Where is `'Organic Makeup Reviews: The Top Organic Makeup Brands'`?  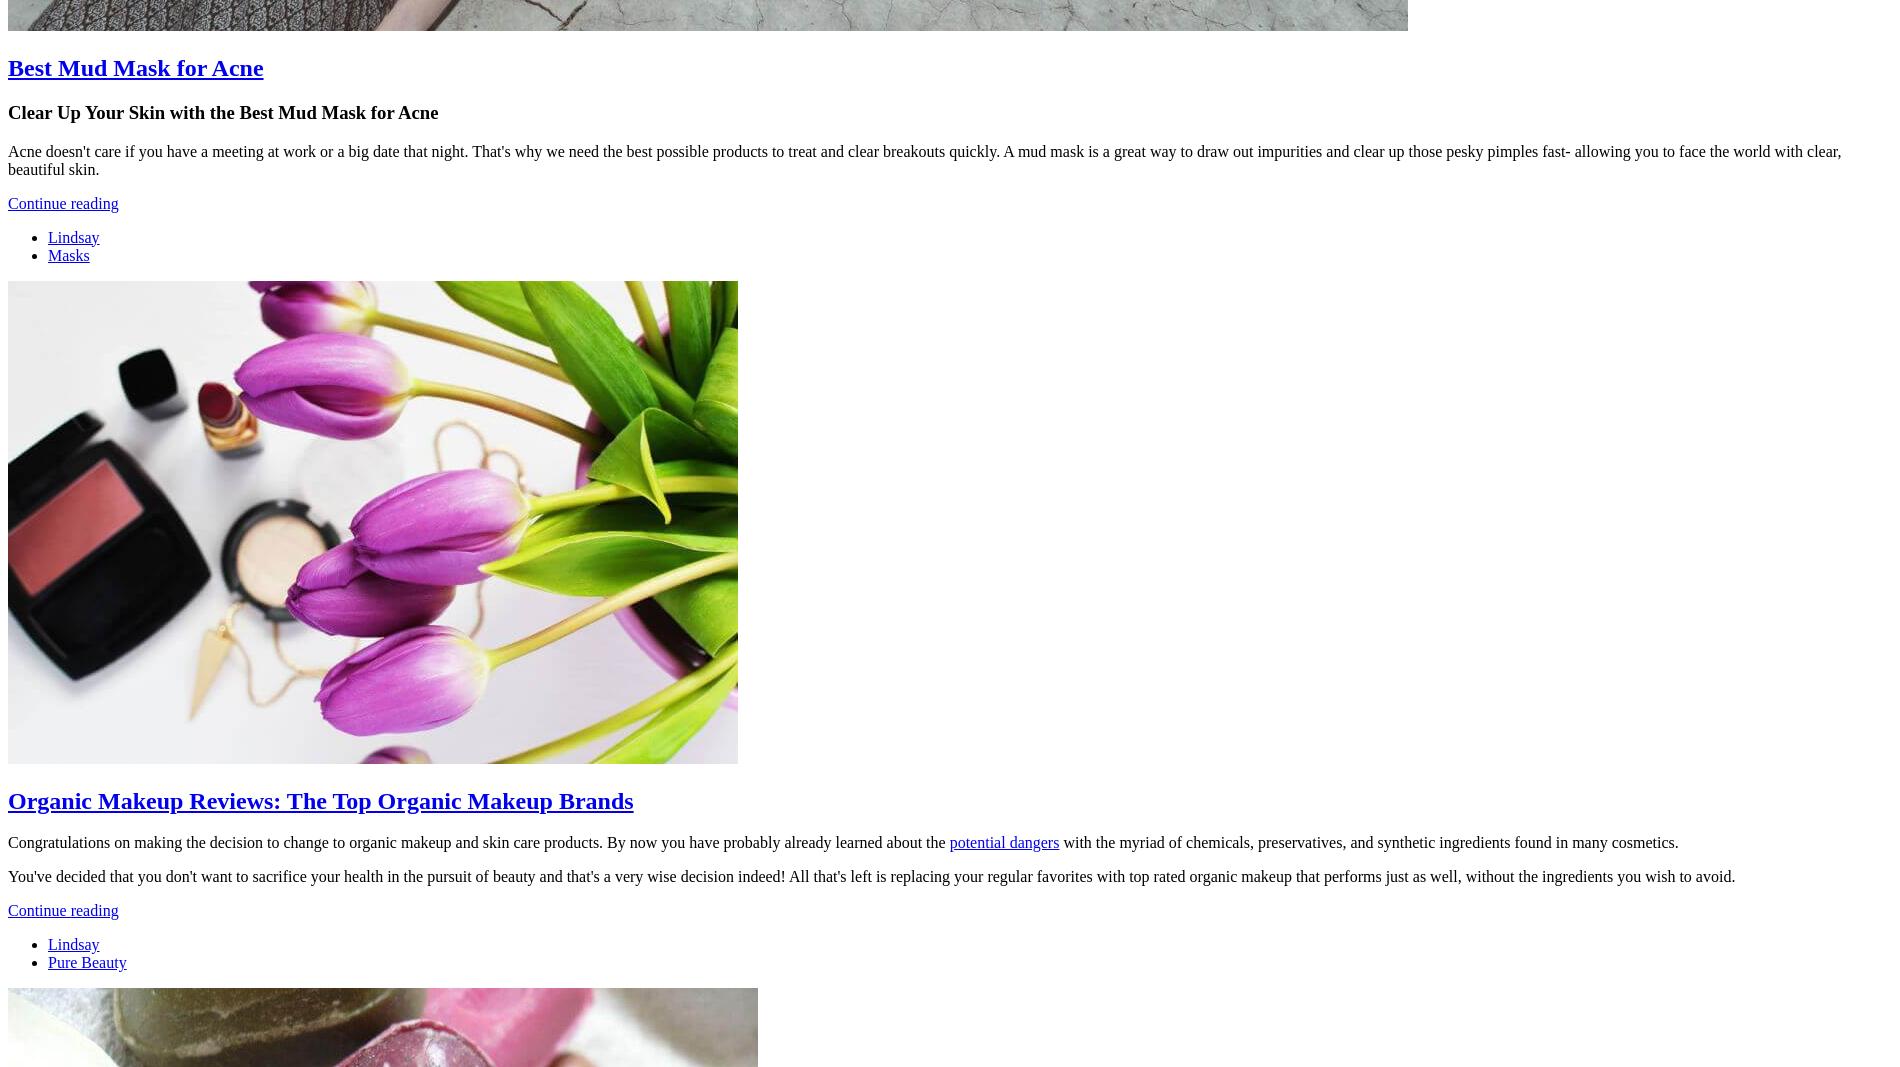
'Organic Makeup Reviews: The Top Organic Makeup Brands' is located at coordinates (319, 799).